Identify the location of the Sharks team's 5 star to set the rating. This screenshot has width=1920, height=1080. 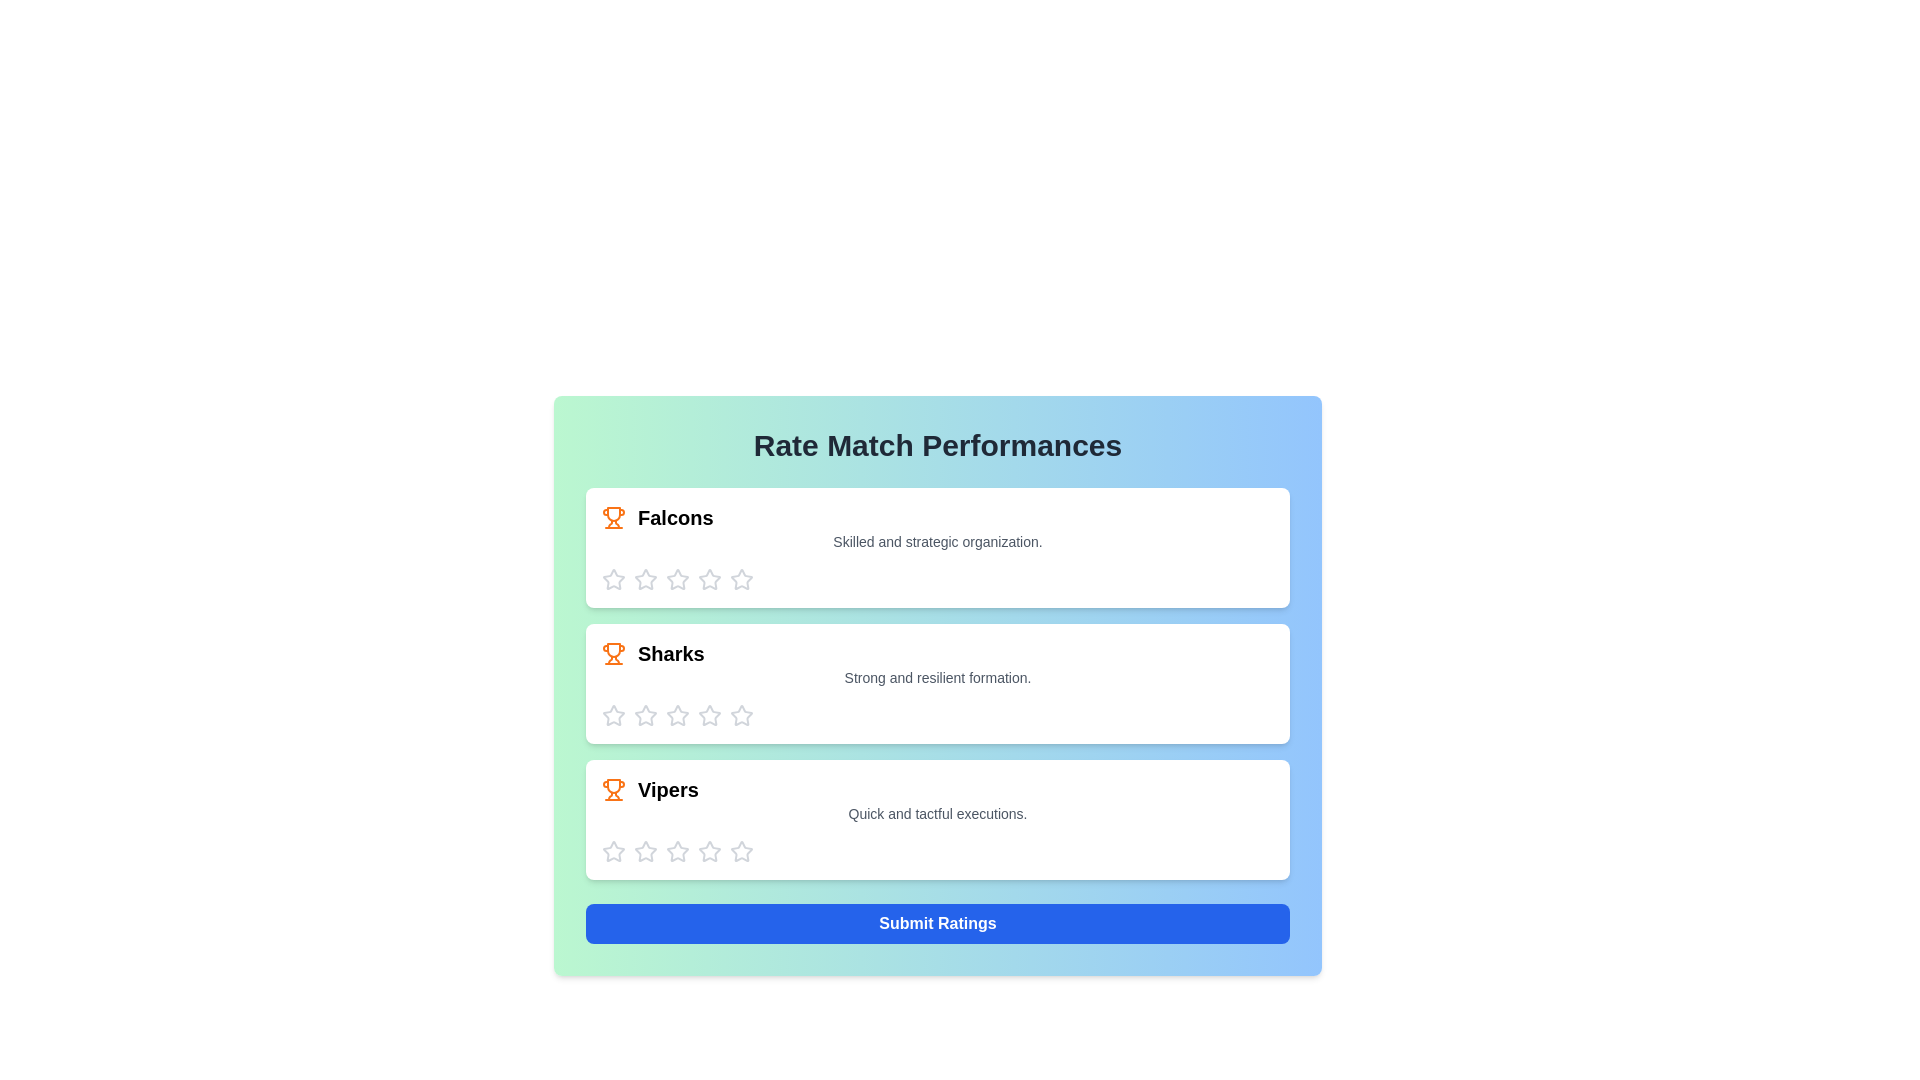
(741, 715).